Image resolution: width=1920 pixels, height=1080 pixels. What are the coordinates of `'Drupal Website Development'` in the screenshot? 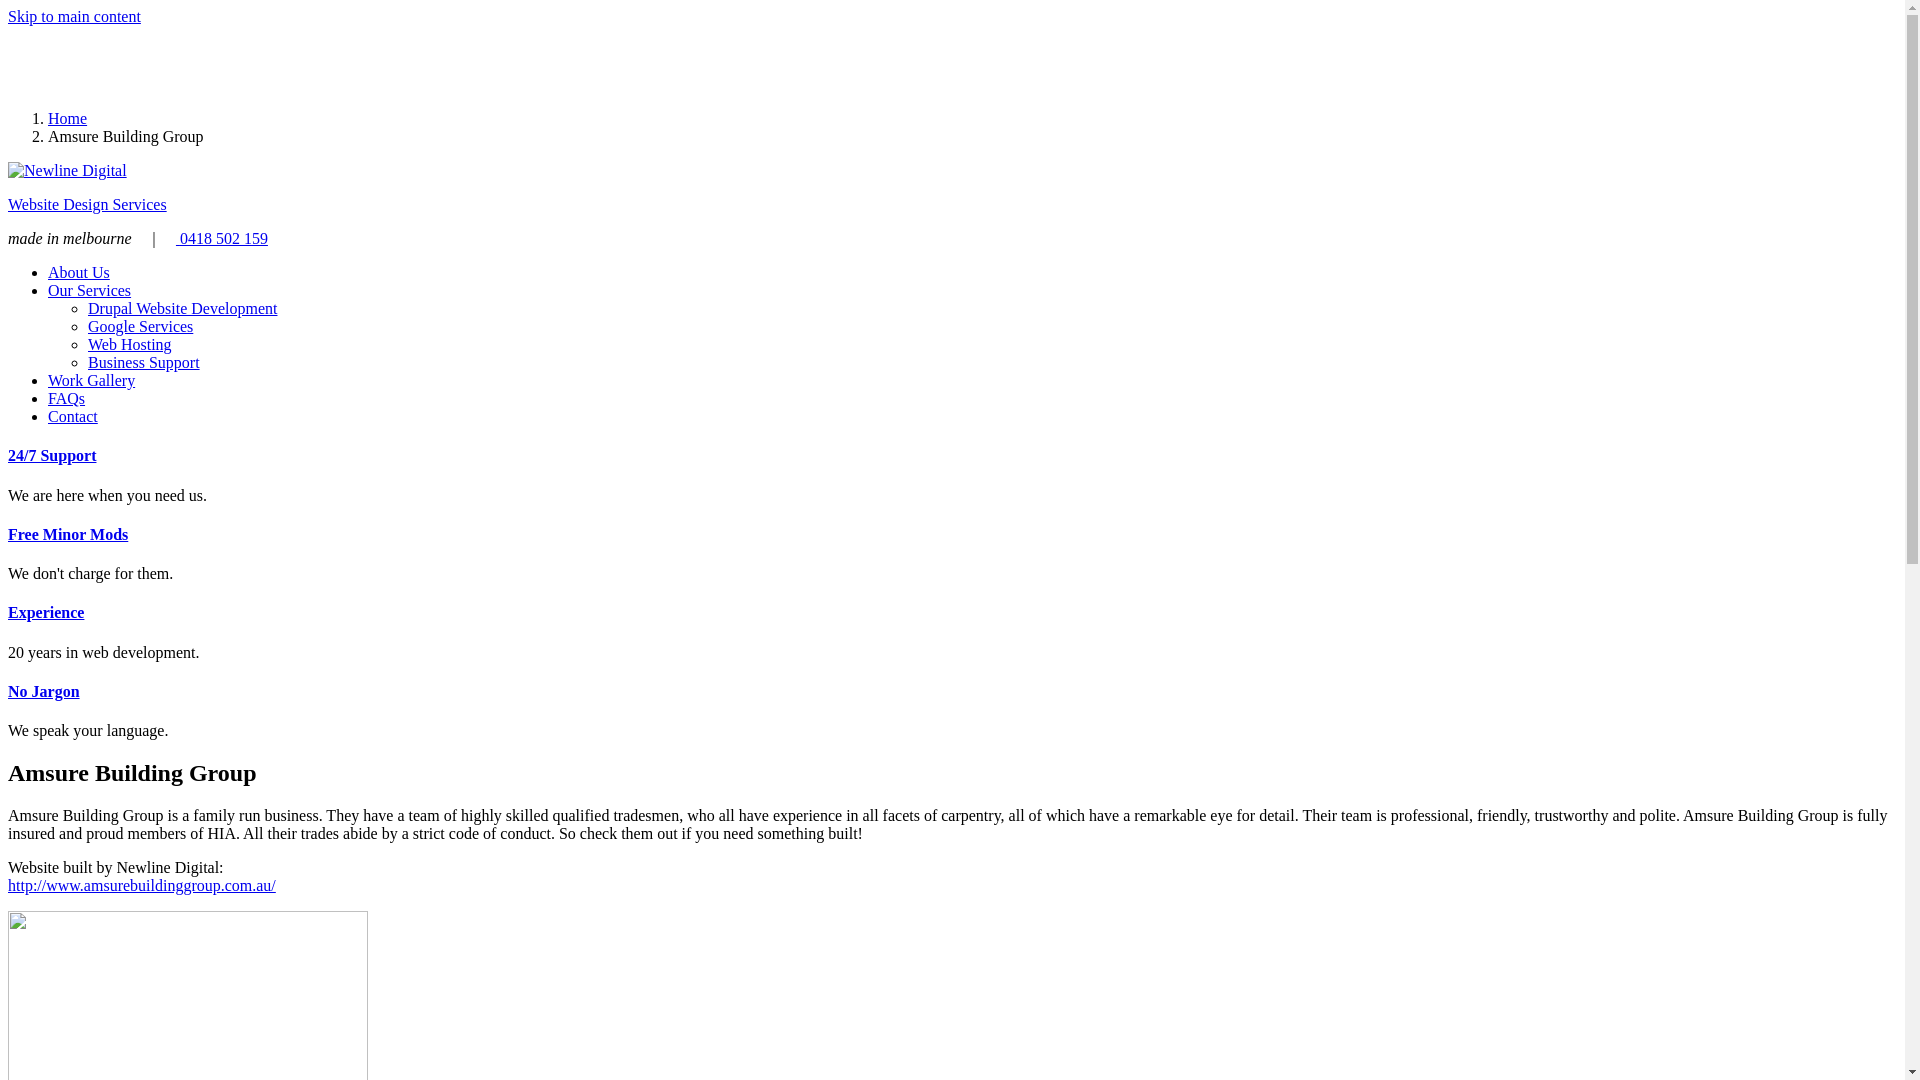 It's located at (182, 308).